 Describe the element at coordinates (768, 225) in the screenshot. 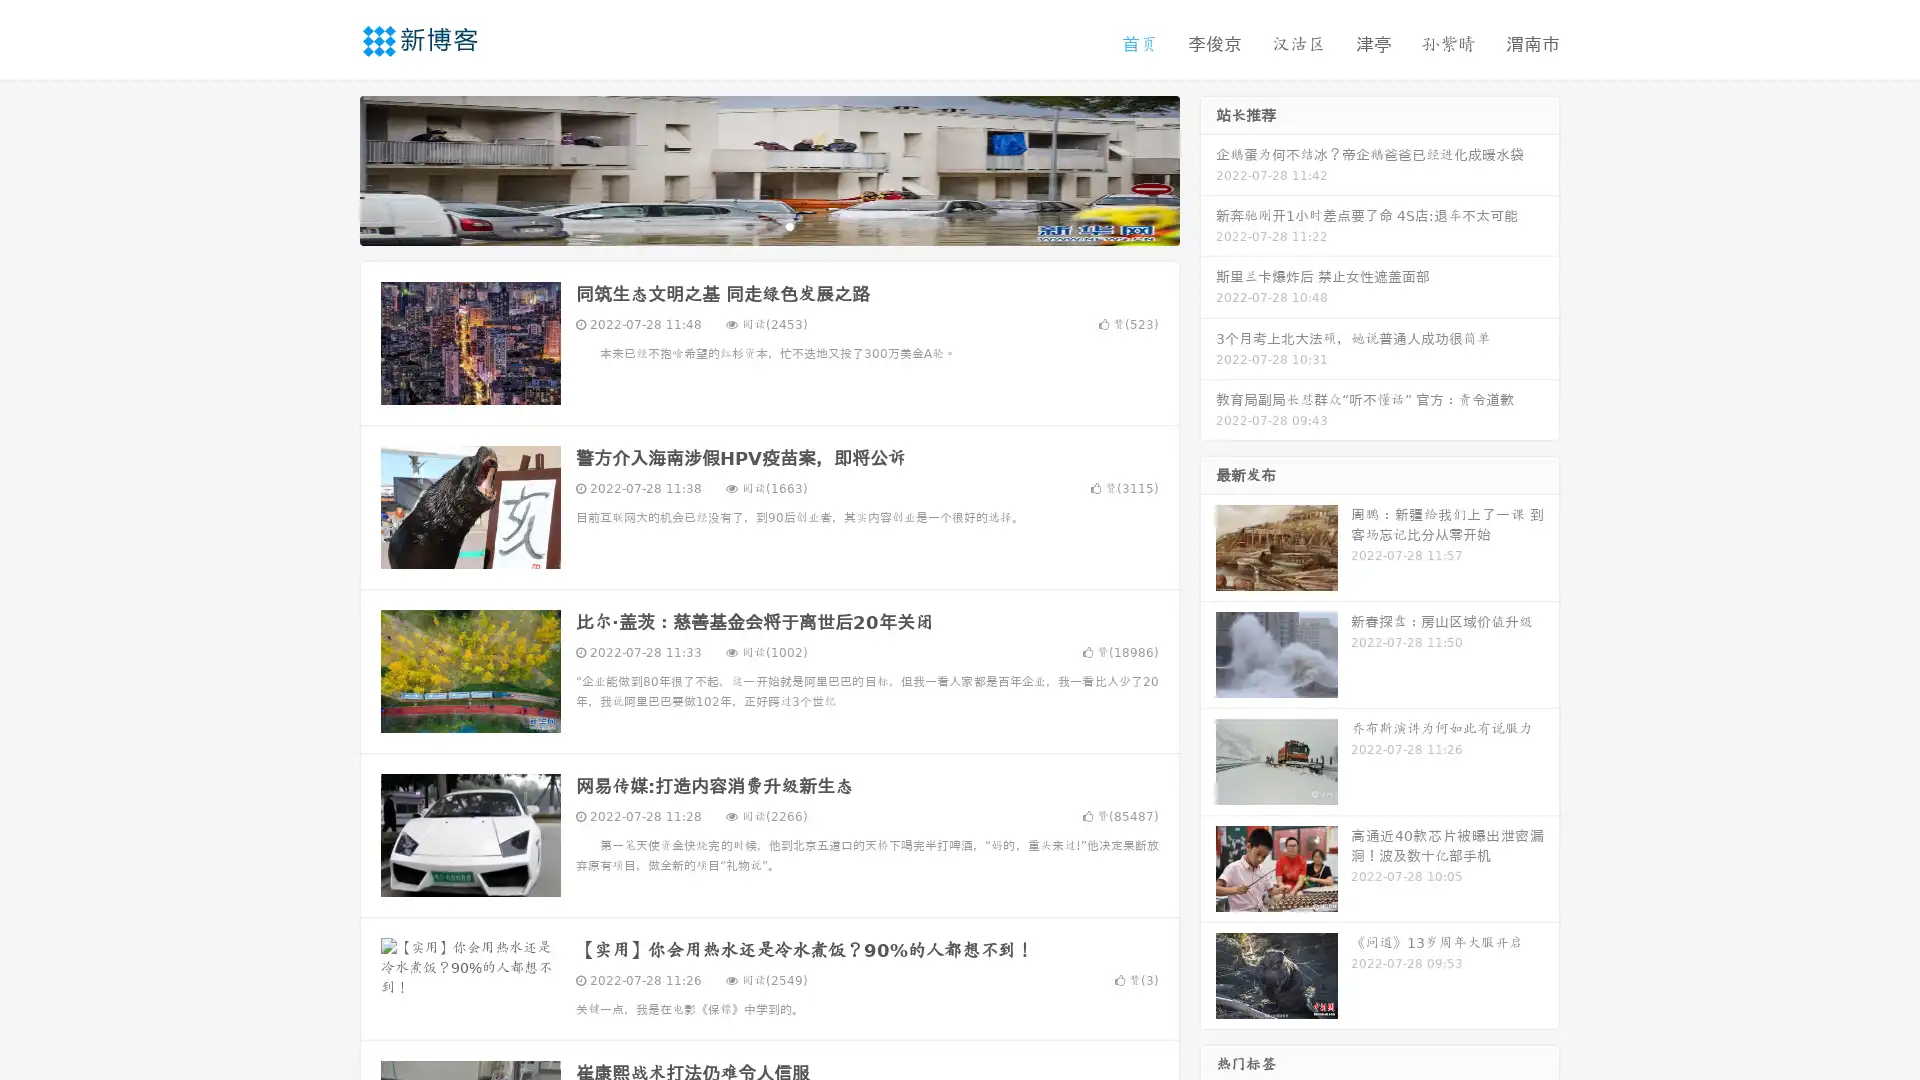

I see `Go to slide 2` at that location.